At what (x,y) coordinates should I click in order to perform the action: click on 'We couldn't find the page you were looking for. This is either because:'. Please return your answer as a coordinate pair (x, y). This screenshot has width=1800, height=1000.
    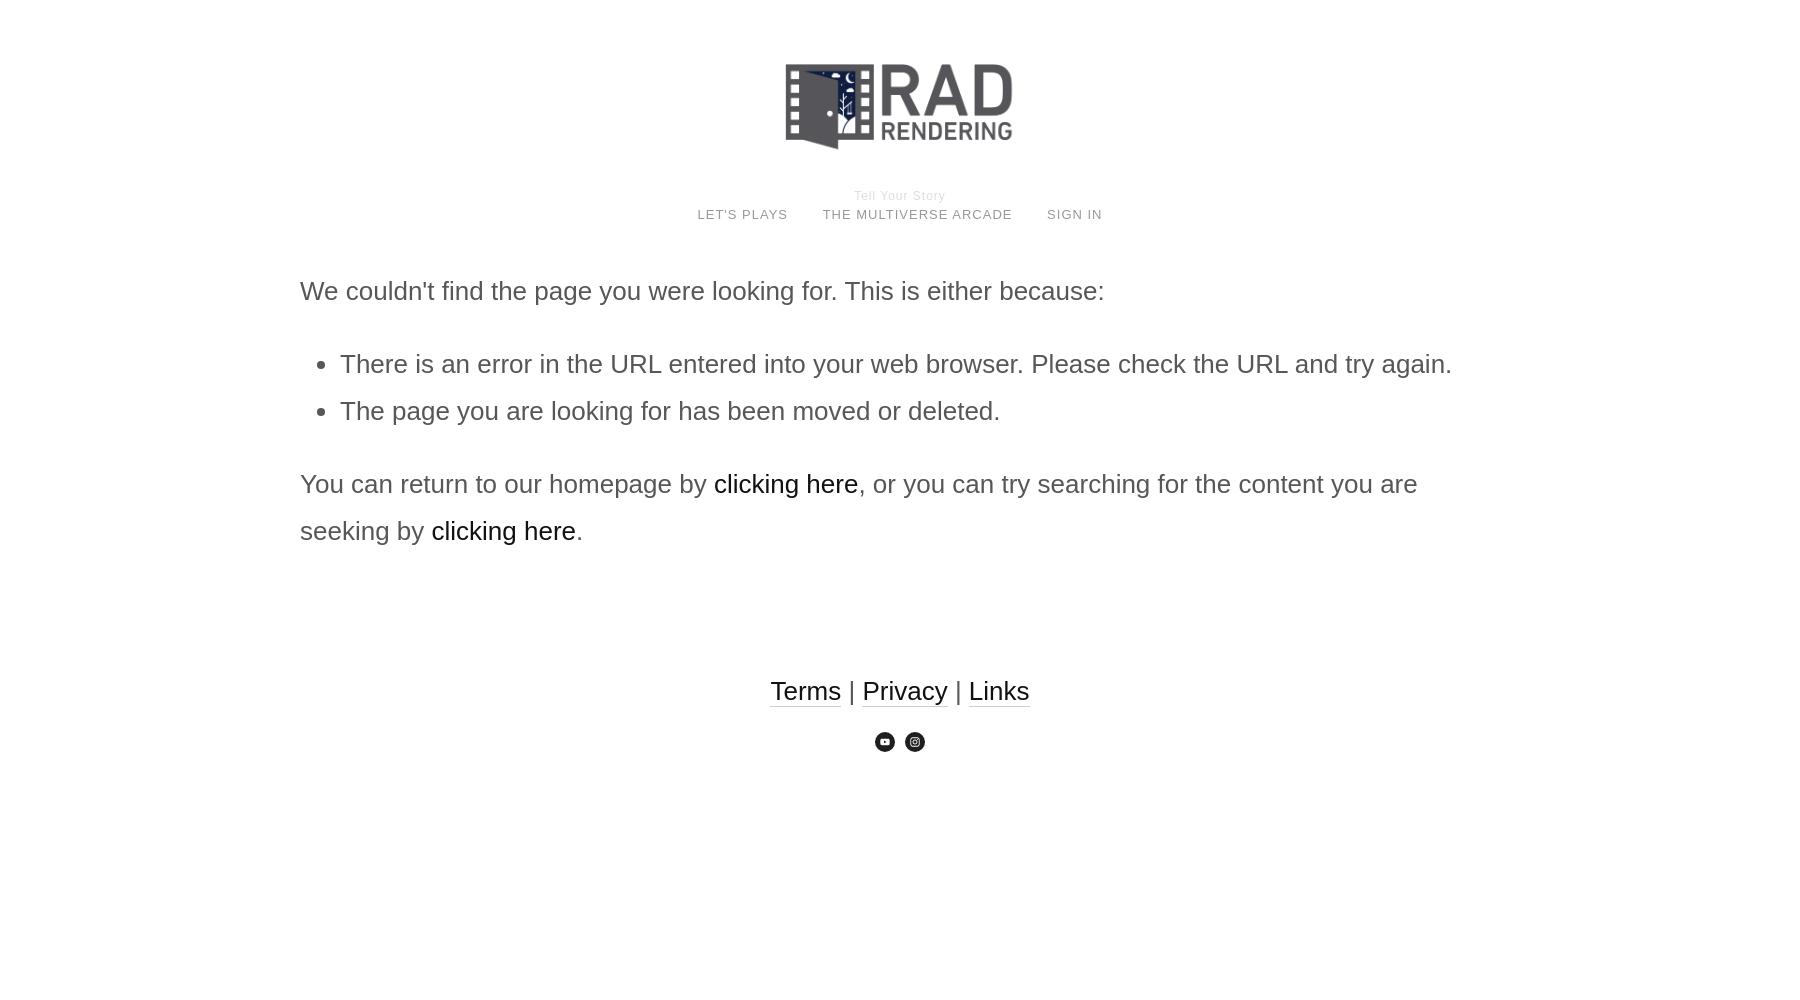
    Looking at the image, I should click on (701, 291).